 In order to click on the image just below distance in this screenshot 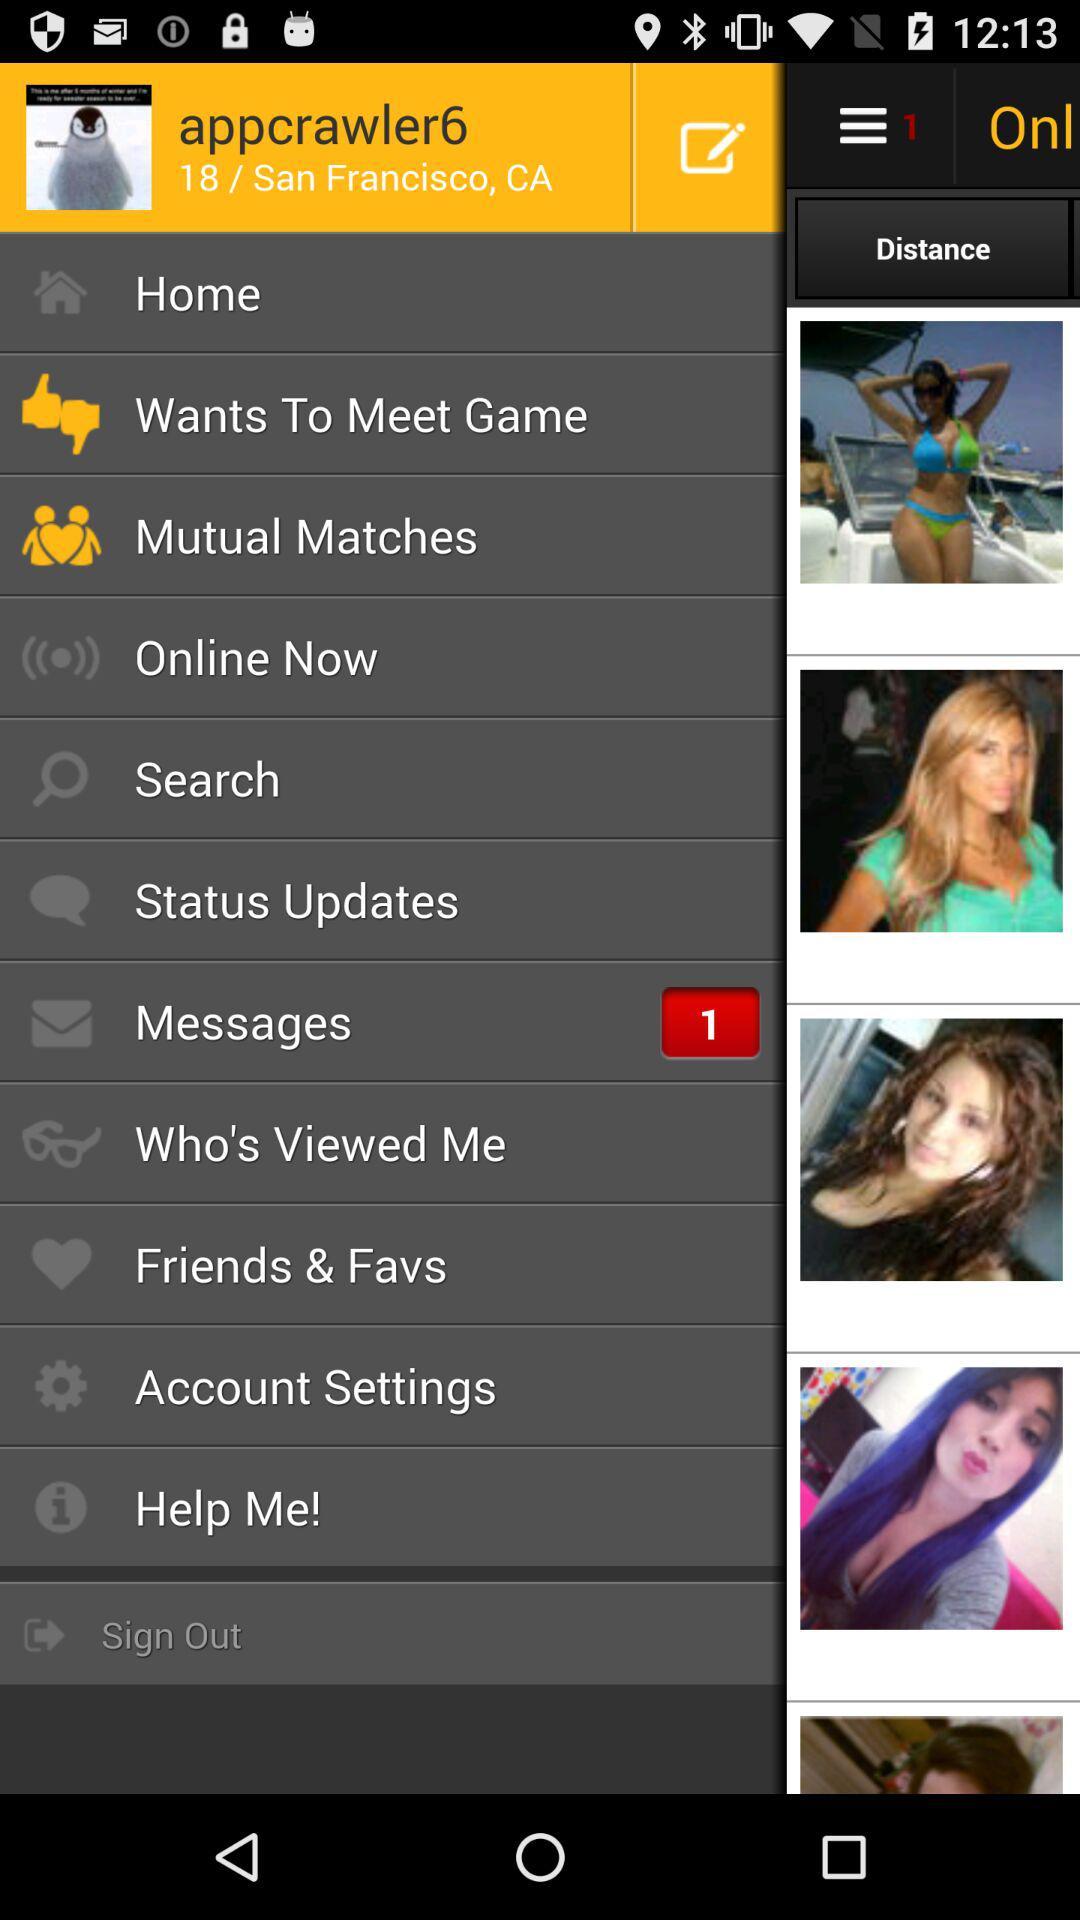, I will do `click(931, 451)`.